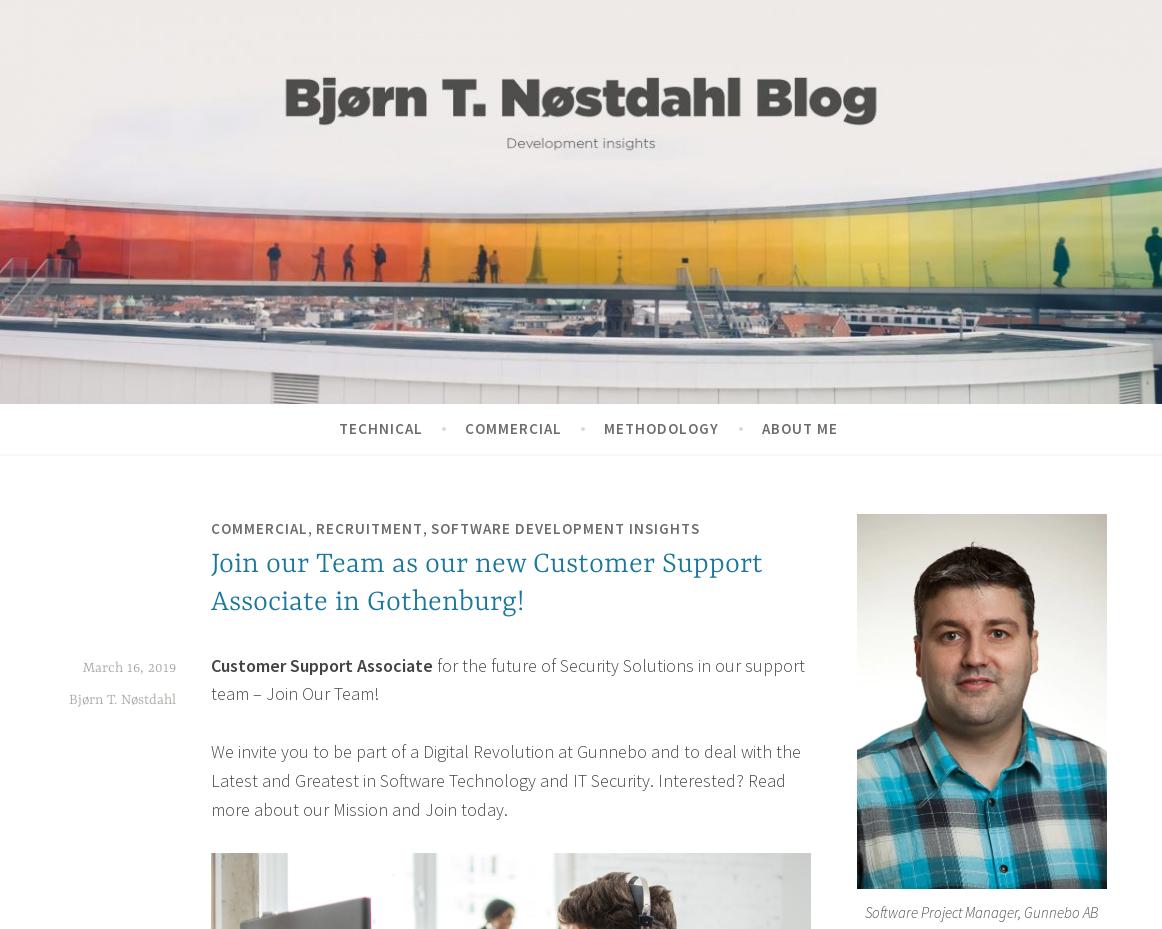 This screenshot has height=929, width=1162. Describe the element at coordinates (660, 426) in the screenshot. I see `'Methodology'` at that location.